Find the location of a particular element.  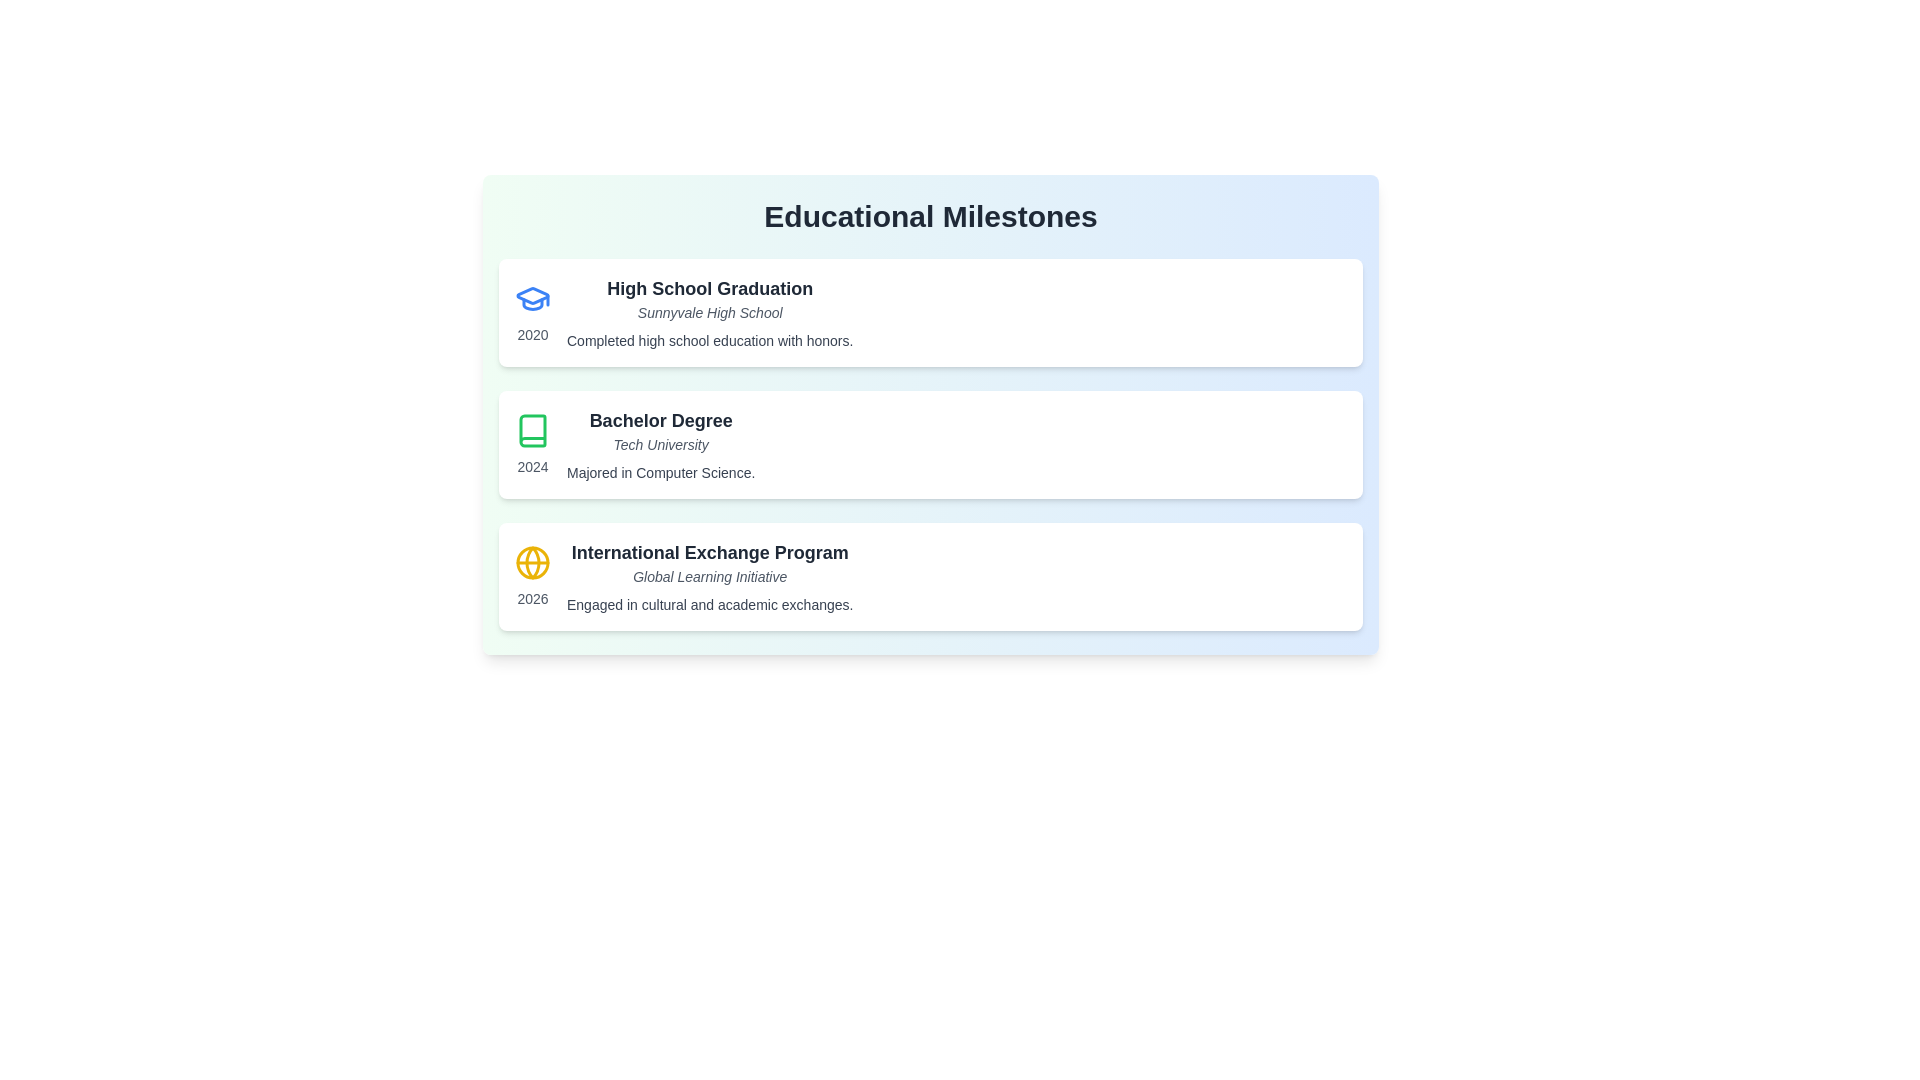

text of the prominent heading element titled 'High School Graduation', which is styled with a larger, bold serif font in dark gray color, located near the top left of the card is located at coordinates (710, 289).